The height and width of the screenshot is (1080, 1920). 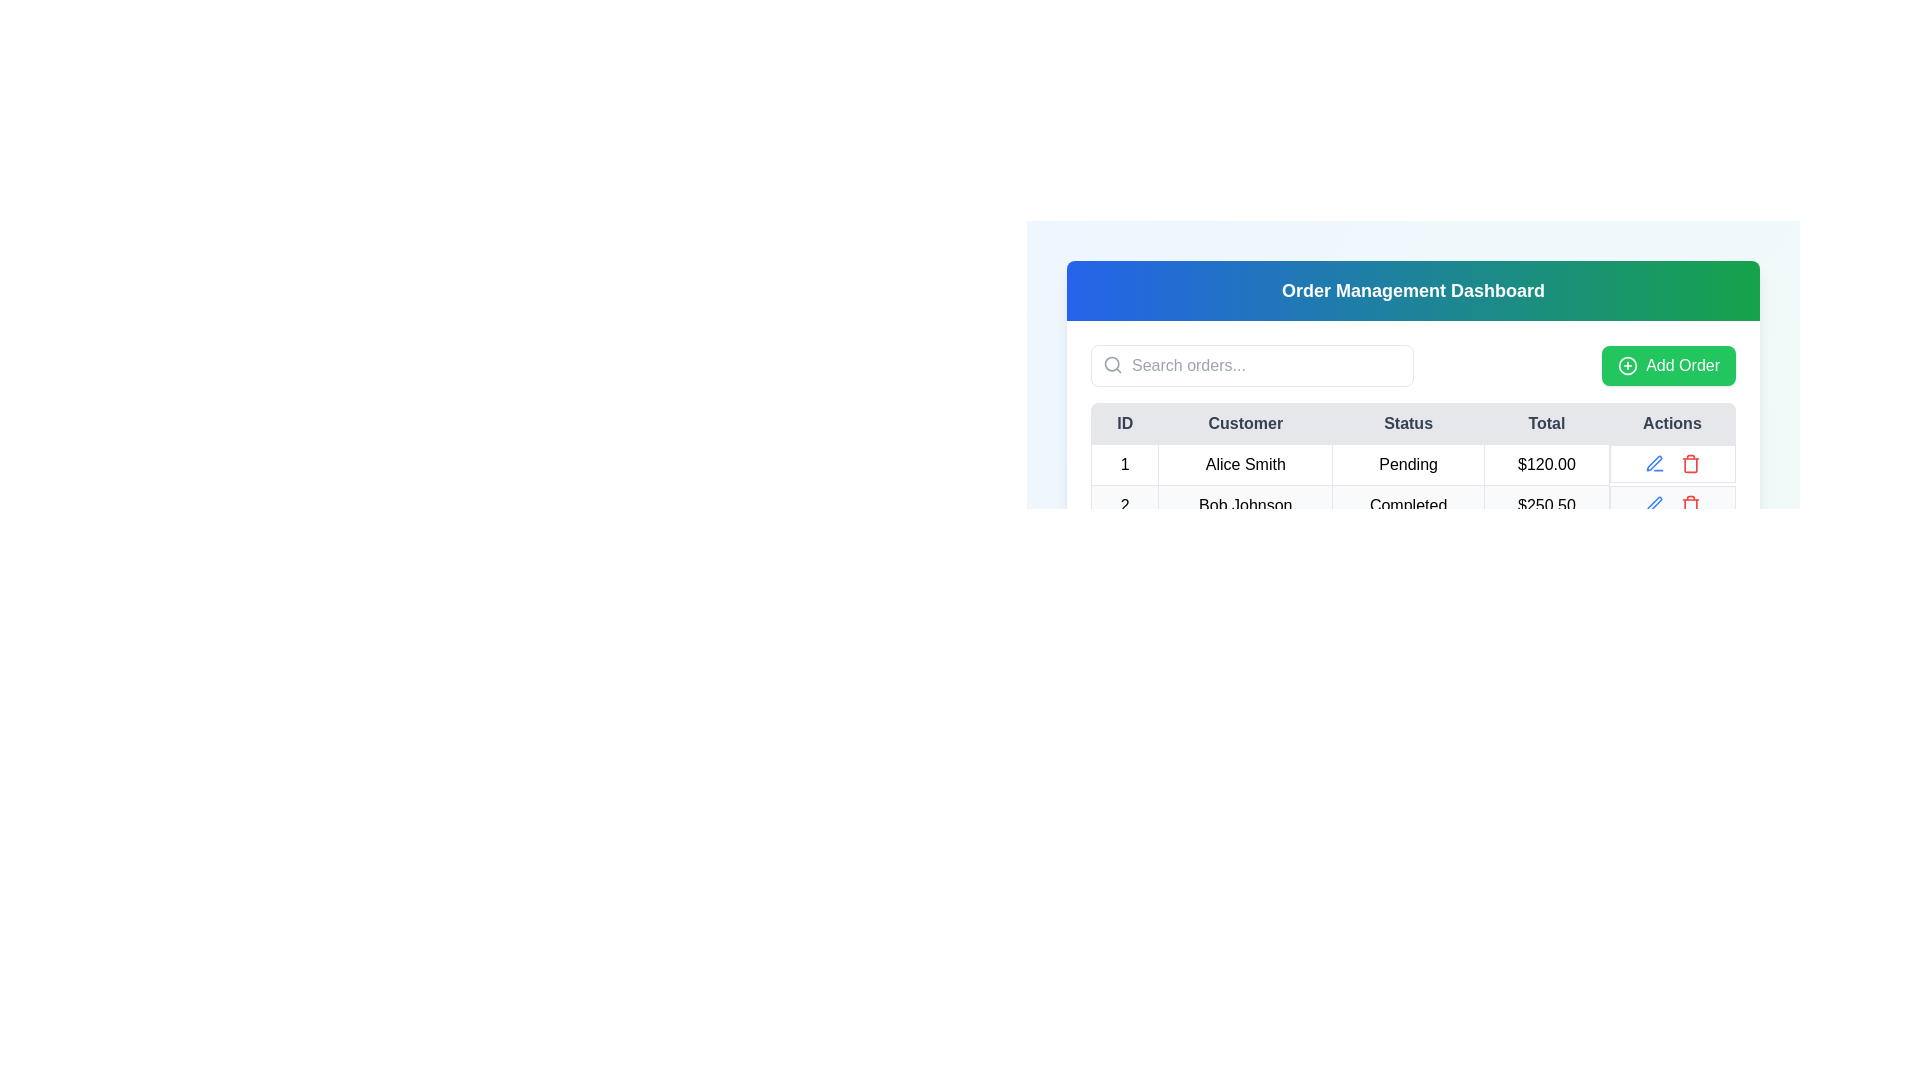 I want to click on the first row of the transaction table displaying ID '1', Customer 'Alice Smith', Status 'Pending', and Amount '$120.00', so click(x=1412, y=485).